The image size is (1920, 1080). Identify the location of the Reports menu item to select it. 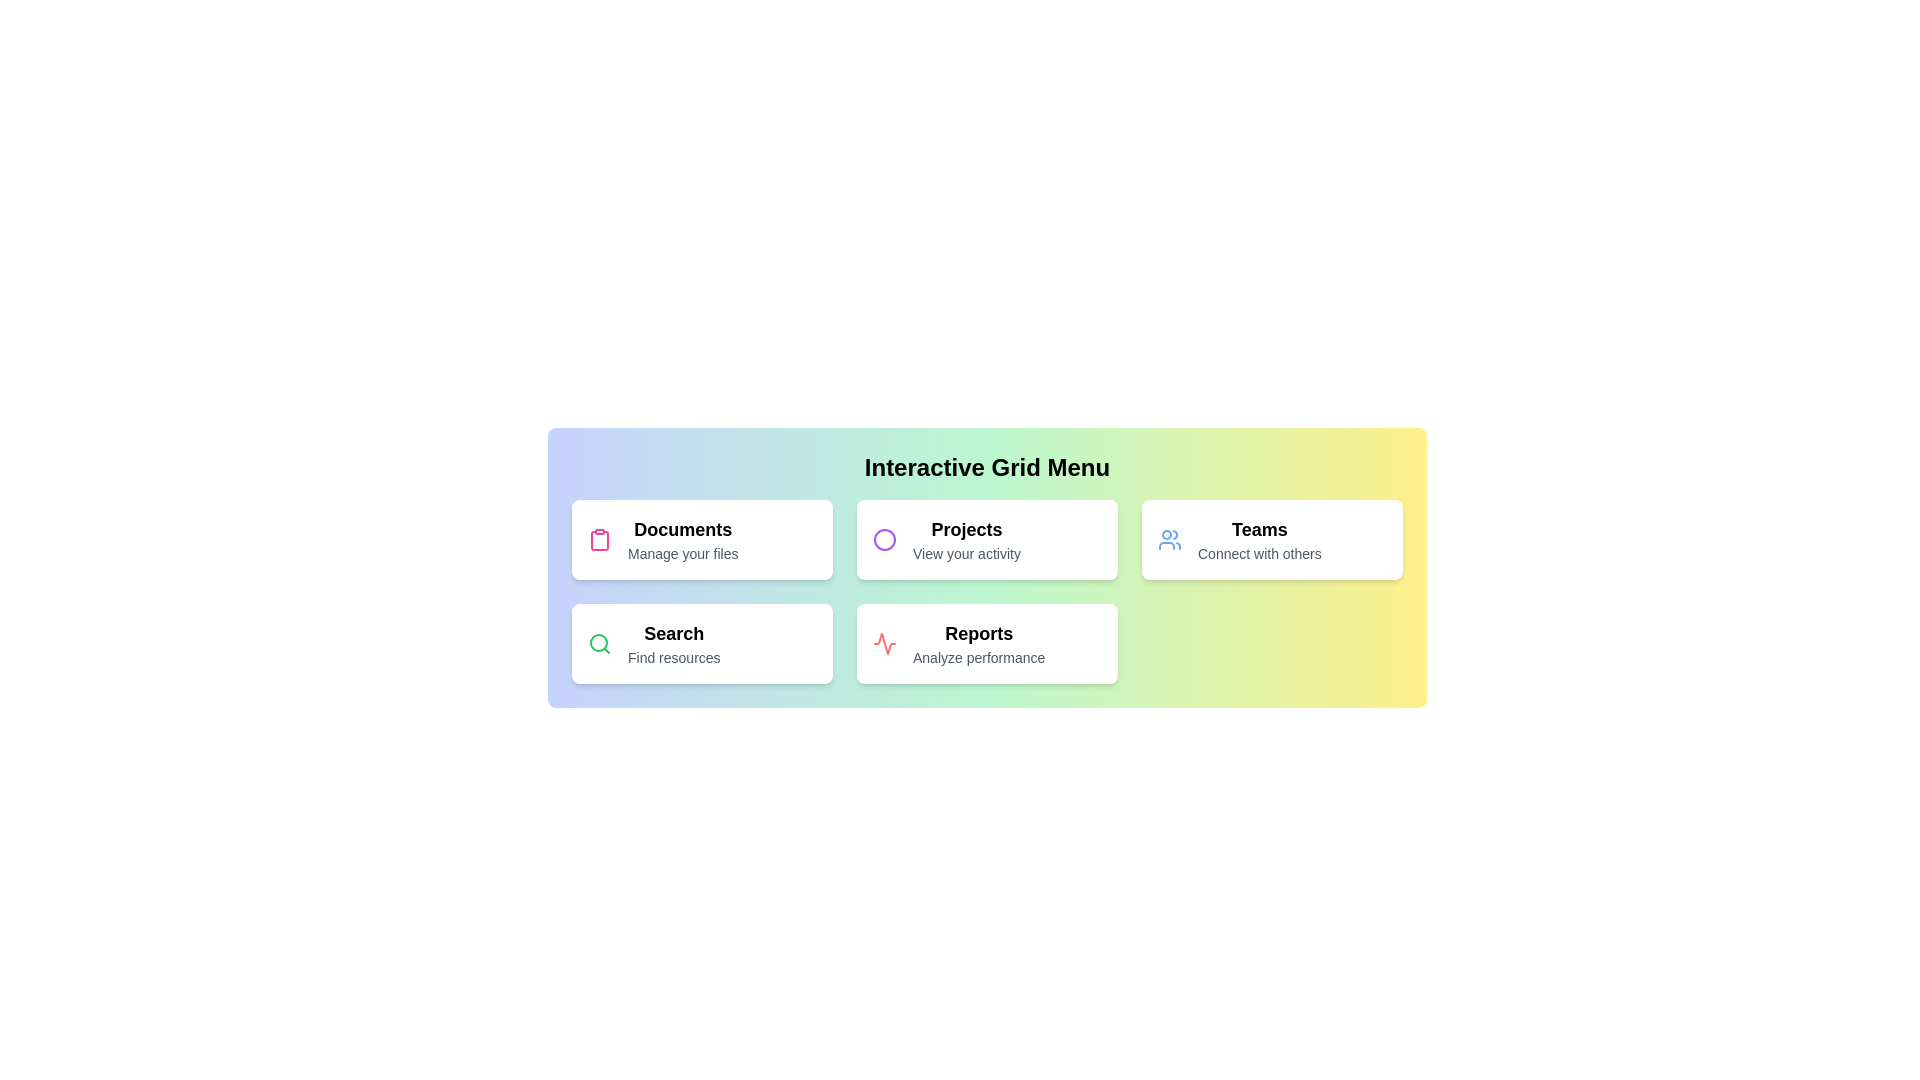
(987, 644).